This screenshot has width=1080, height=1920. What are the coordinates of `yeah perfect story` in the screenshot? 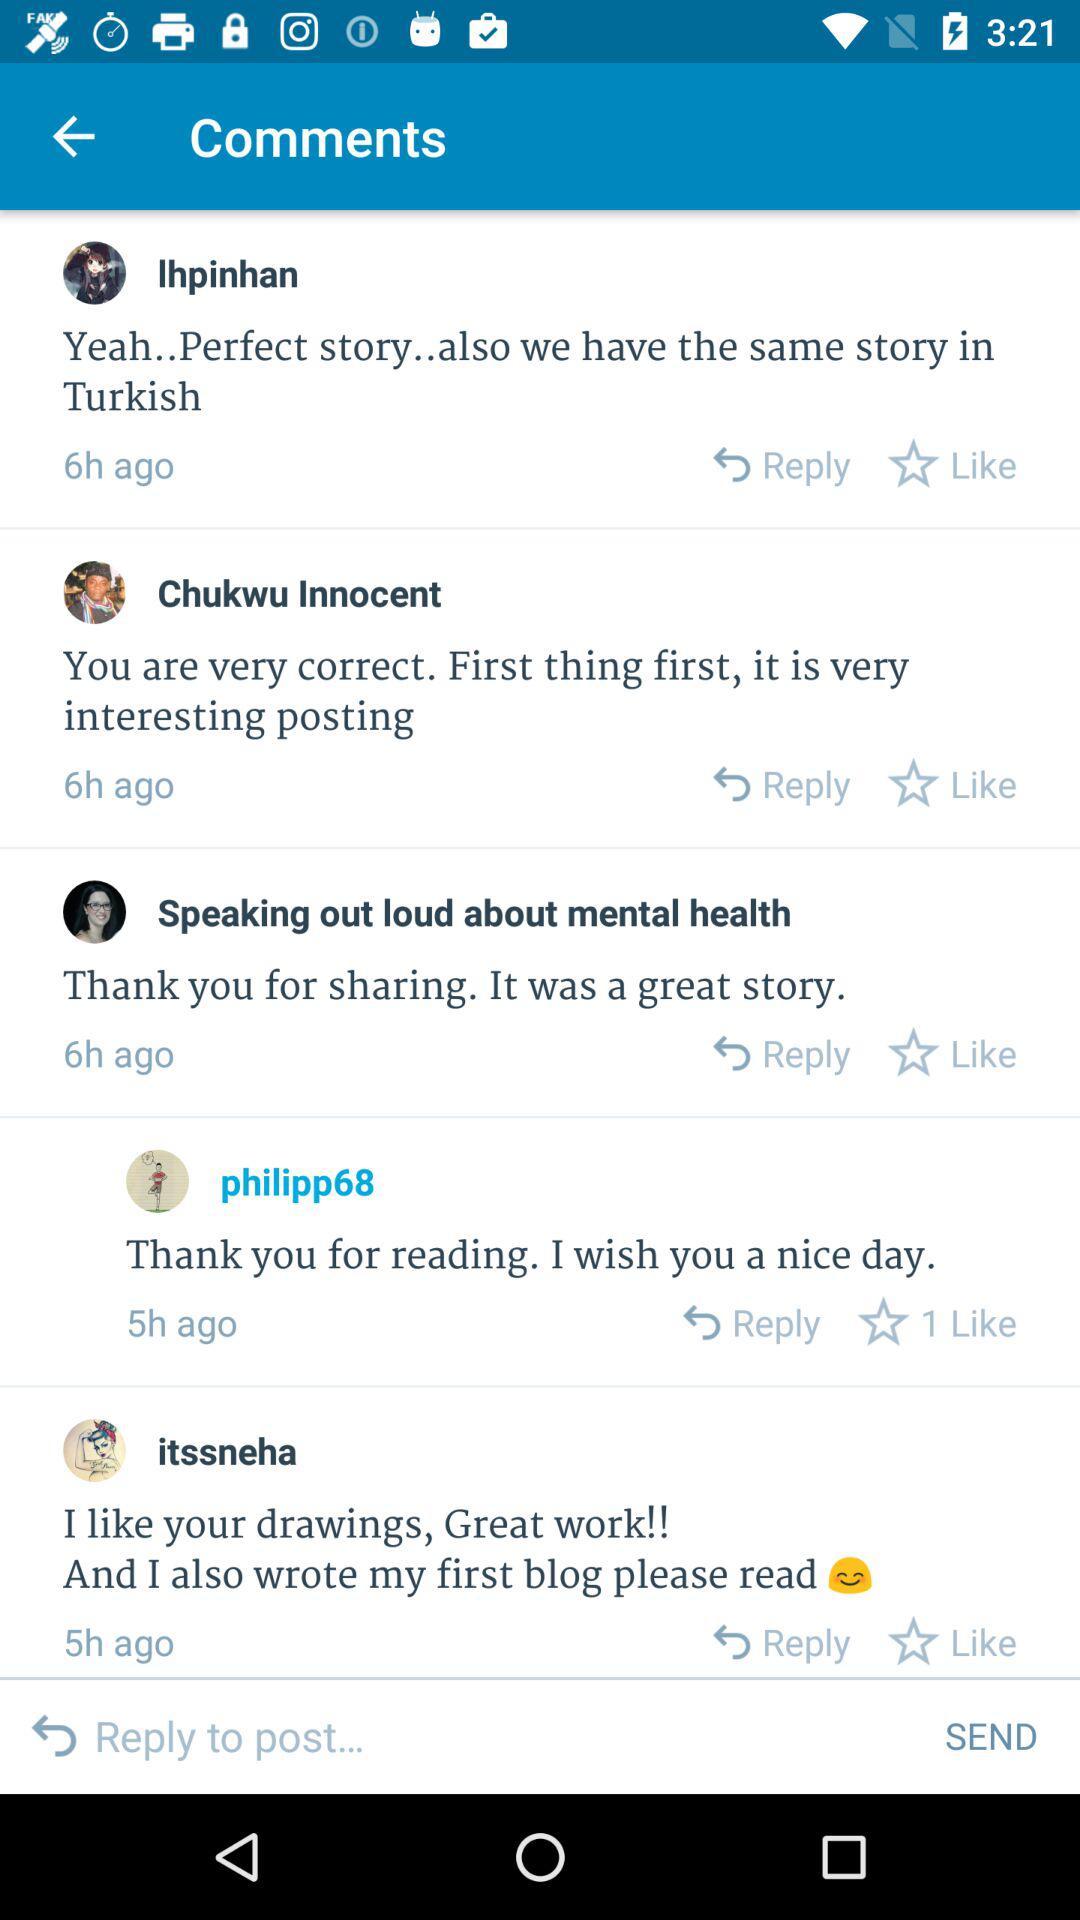 It's located at (540, 373).